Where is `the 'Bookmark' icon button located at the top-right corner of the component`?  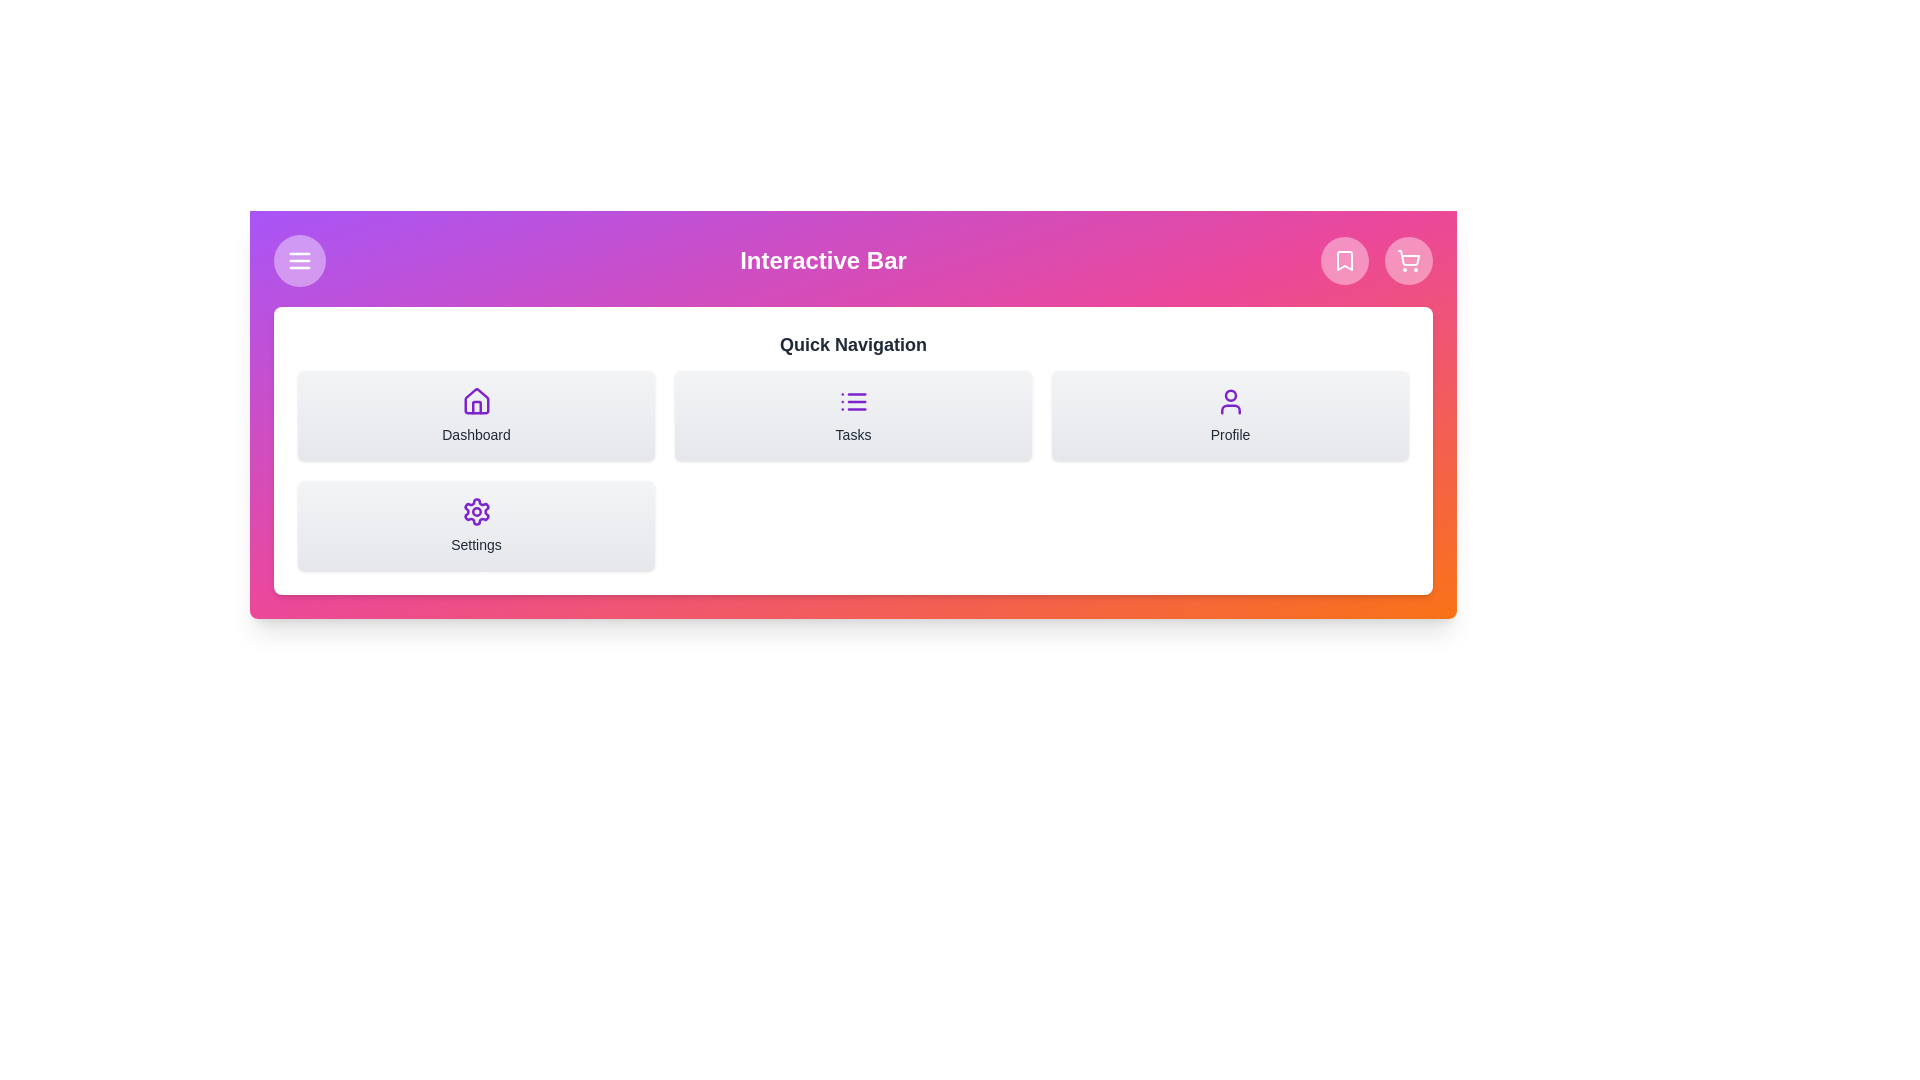 the 'Bookmark' icon button located at the top-right corner of the component is located at coordinates (1344, 260).